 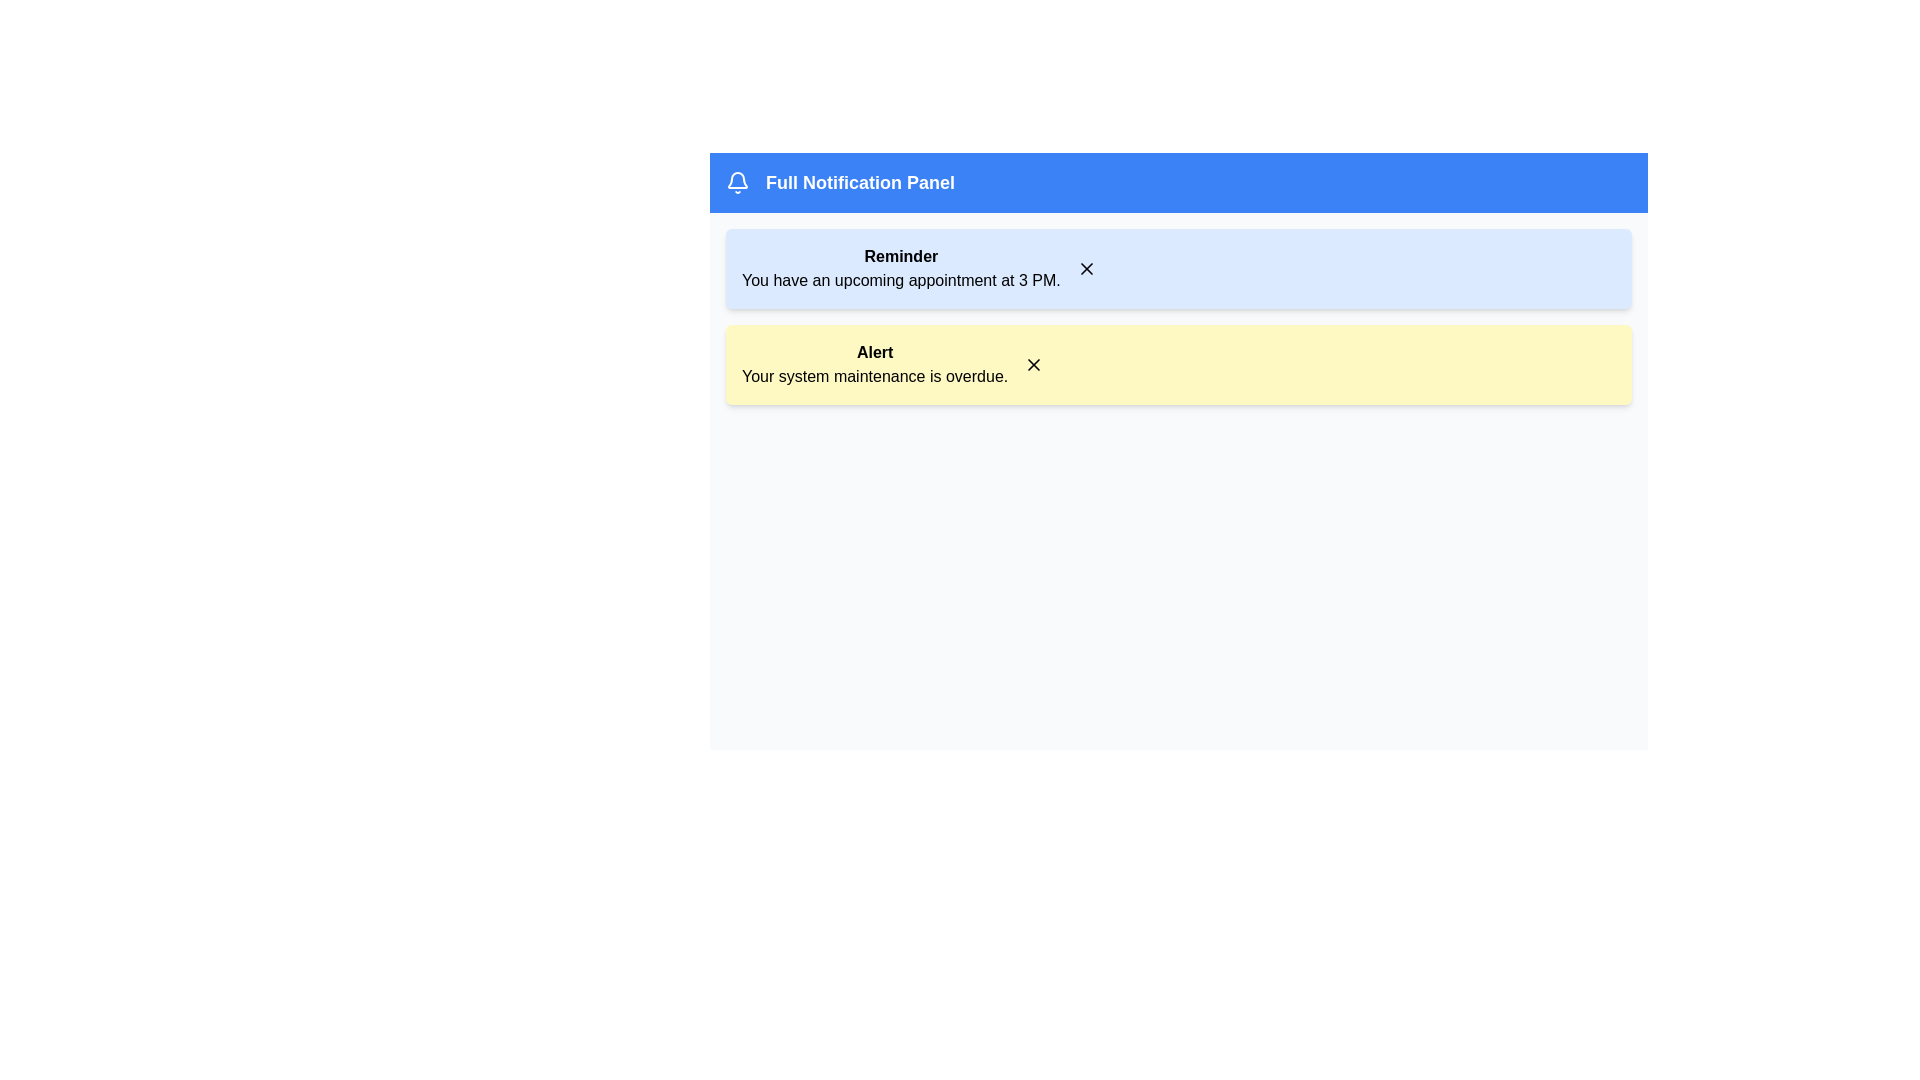 What do you see at coordinates (875, 377) in the screenshot?
I see `descriptive text of the alert notification located below the 'Alert' title within the yellow notification box, centered horizontally` at bounding box center [875, 377].